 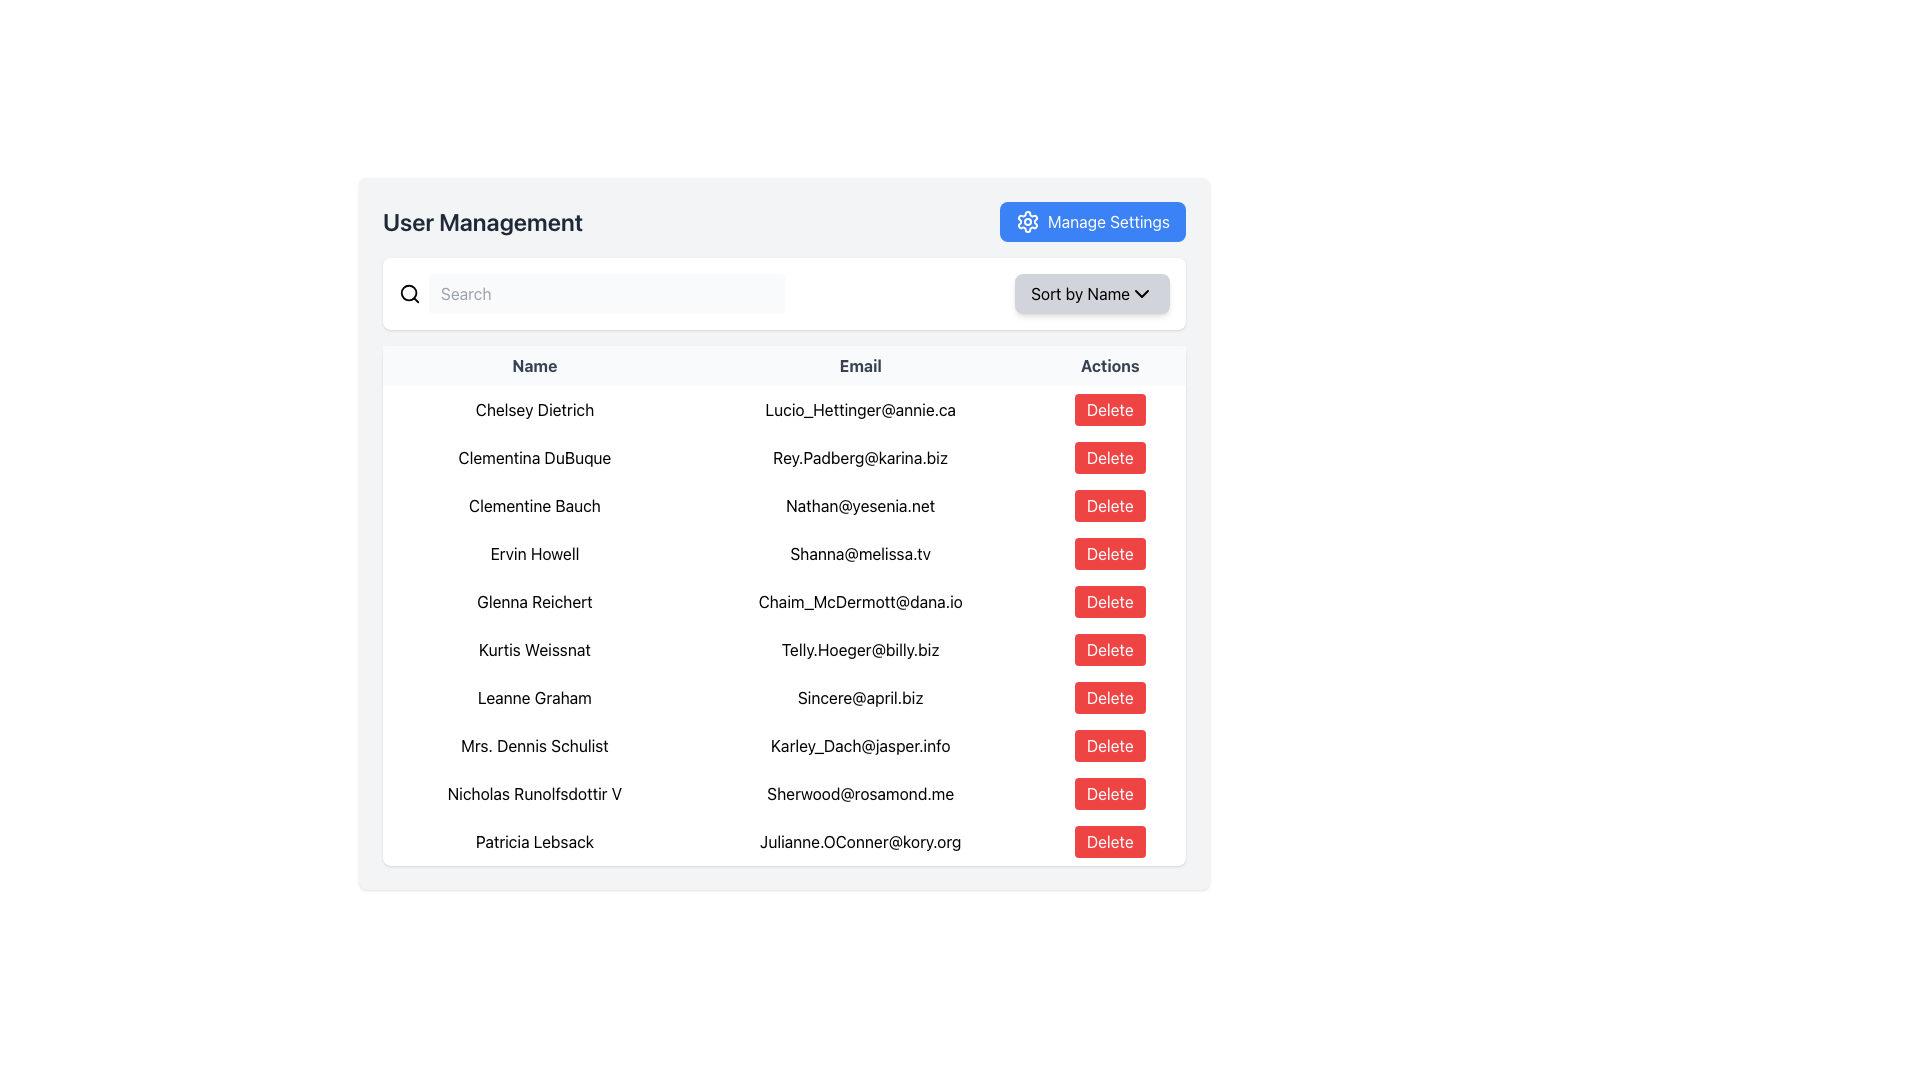 What do you see at coordinates (1109, 554) in the screenshot?
I see `the rectangular red 'Delete' button with white text, located in the 'Actions' column of the row for user 'Ervin Howell'` at bounding box center [1109, 554].